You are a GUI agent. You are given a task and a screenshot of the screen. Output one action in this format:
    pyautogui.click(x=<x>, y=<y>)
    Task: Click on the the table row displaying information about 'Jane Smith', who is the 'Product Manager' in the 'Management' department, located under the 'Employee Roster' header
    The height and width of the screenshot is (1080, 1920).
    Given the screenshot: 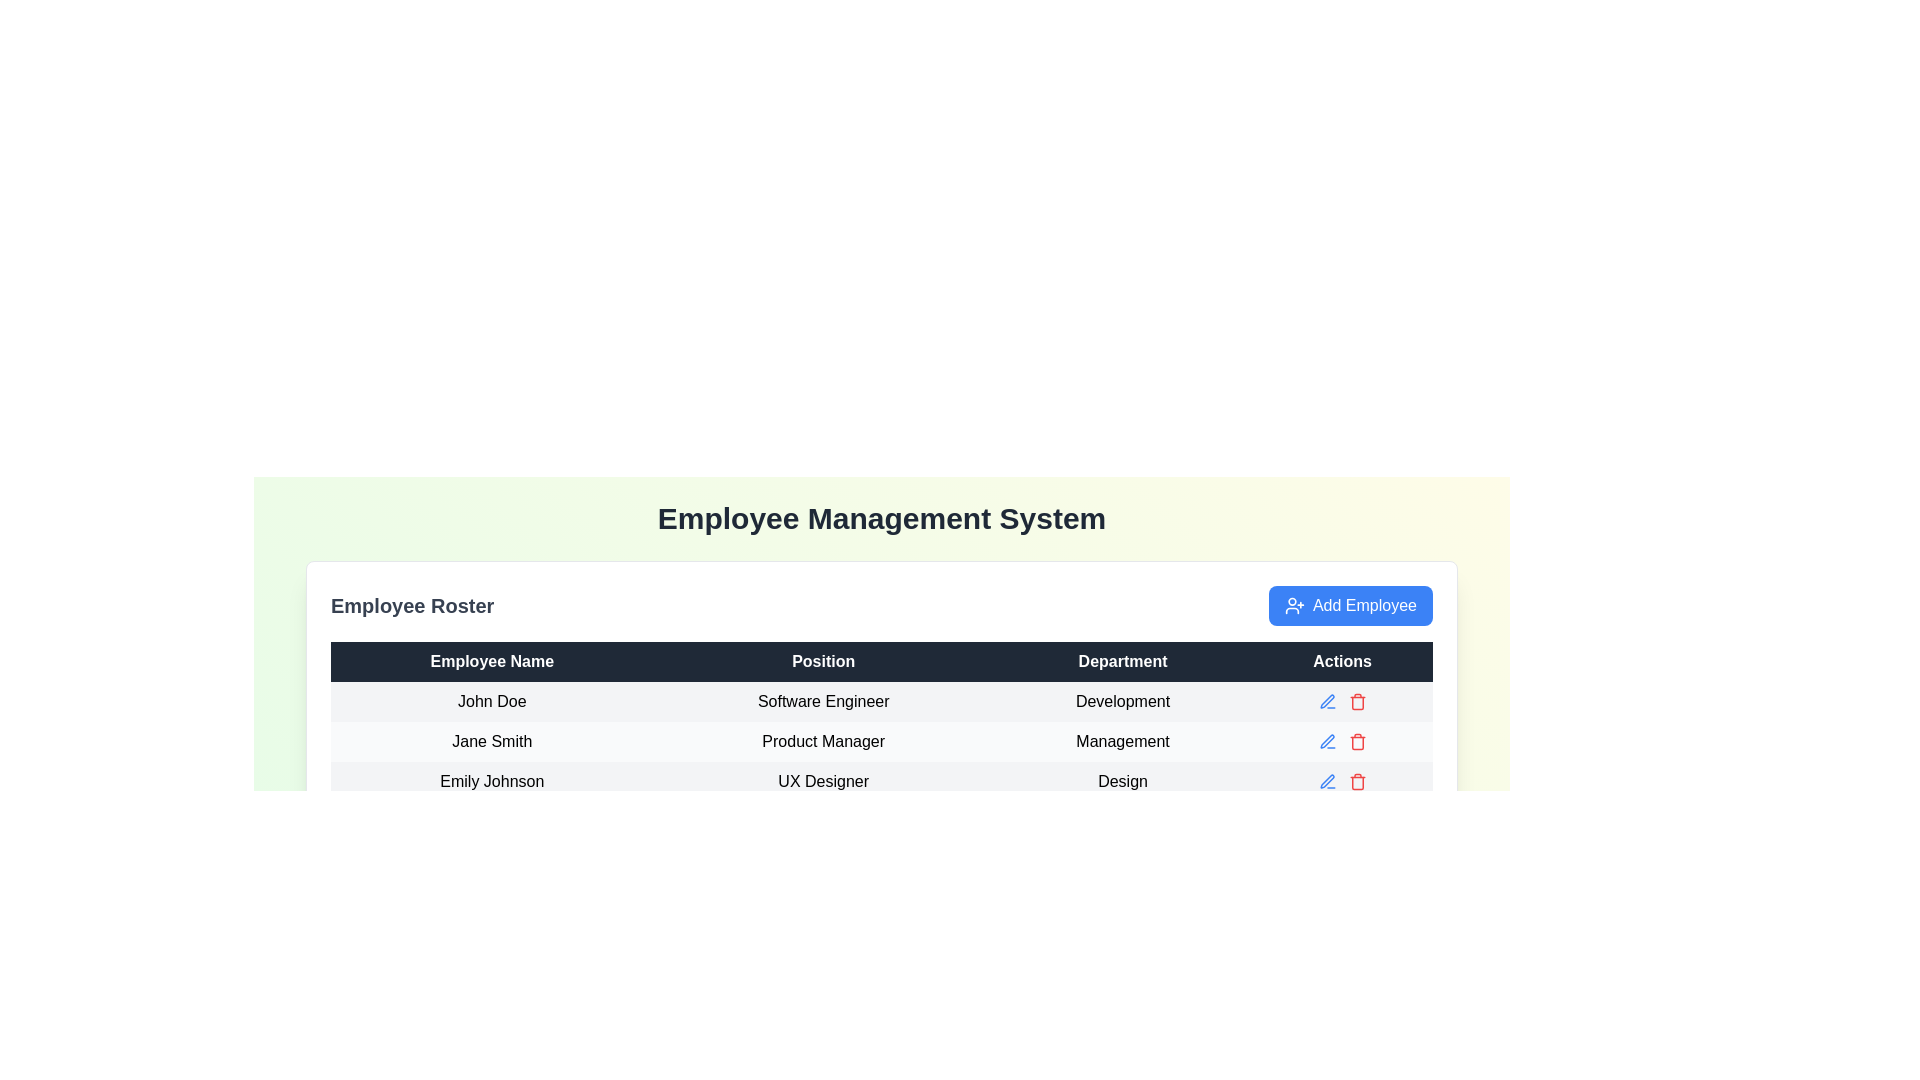 What is the action you would take?
    pyautogui.click(x=881, y=741)
    